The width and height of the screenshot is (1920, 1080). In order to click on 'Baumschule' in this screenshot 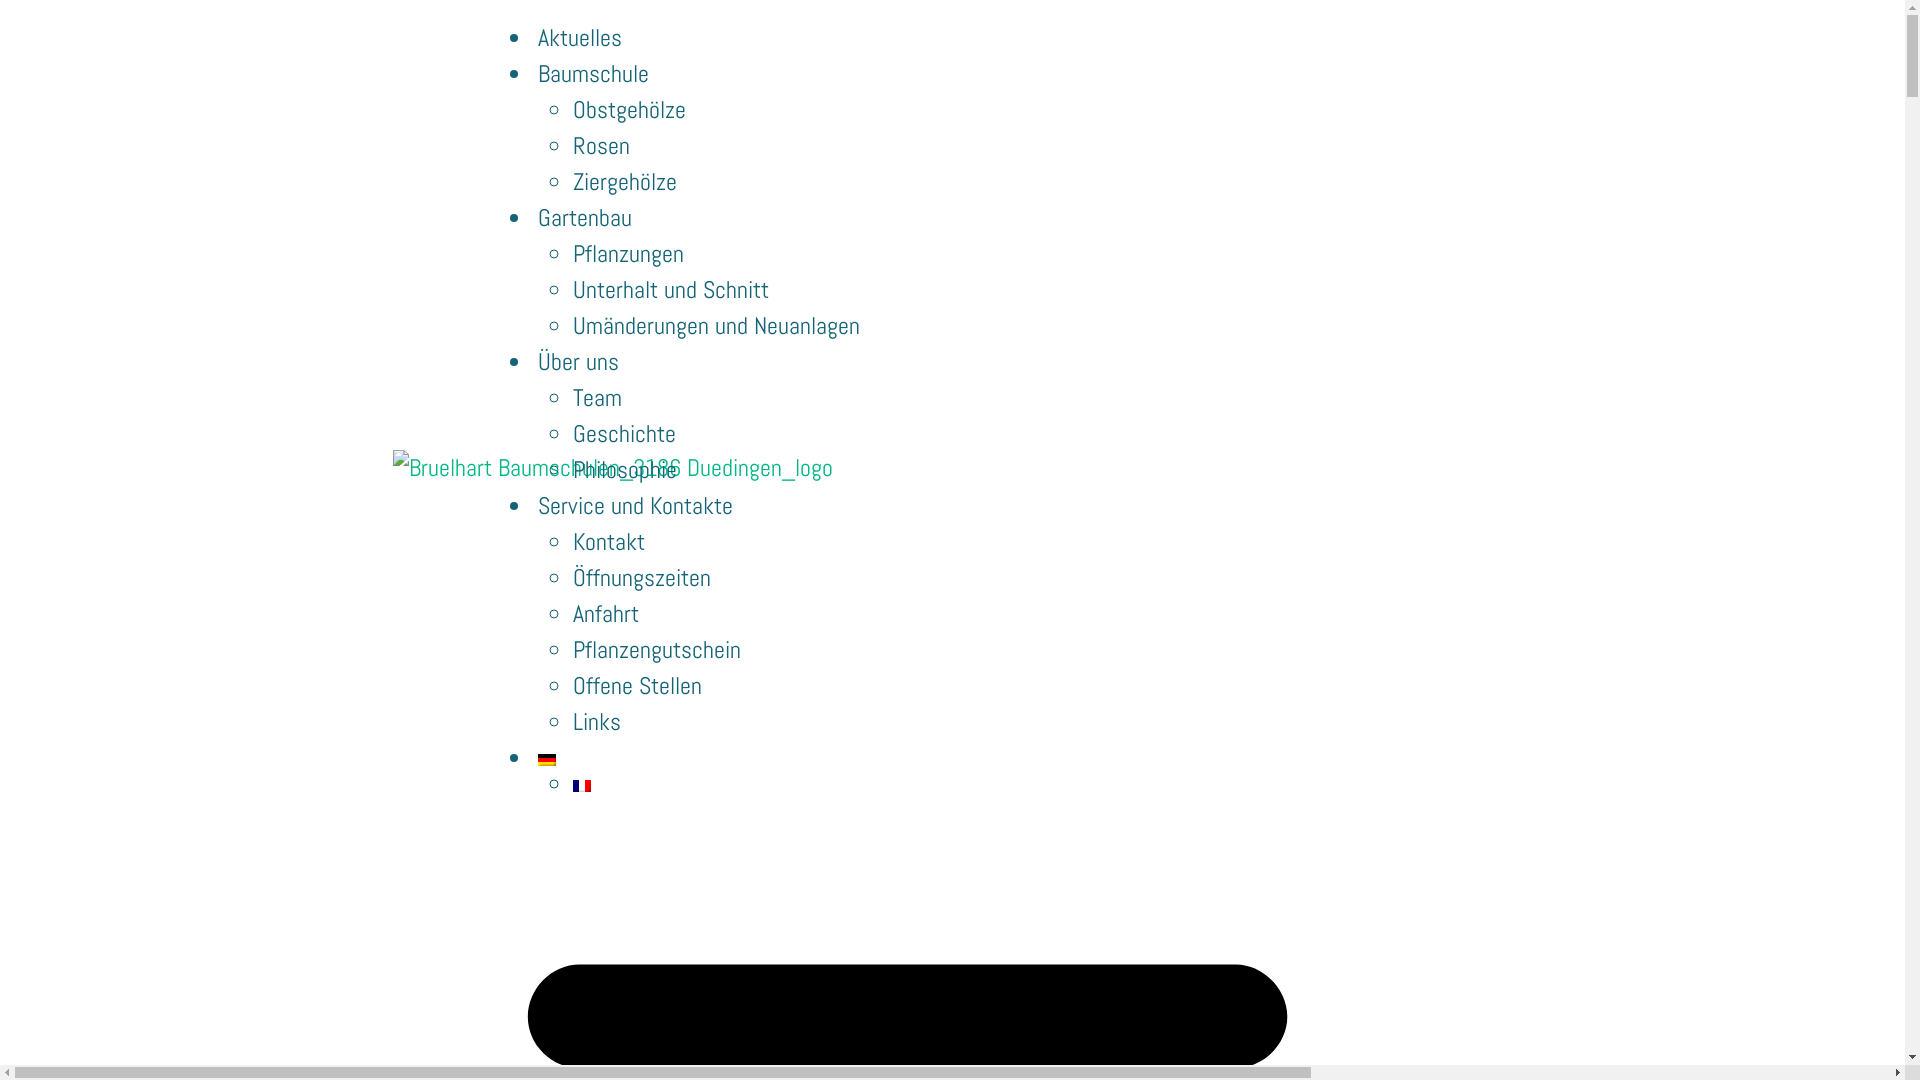, I will do `click(592, 72)`.